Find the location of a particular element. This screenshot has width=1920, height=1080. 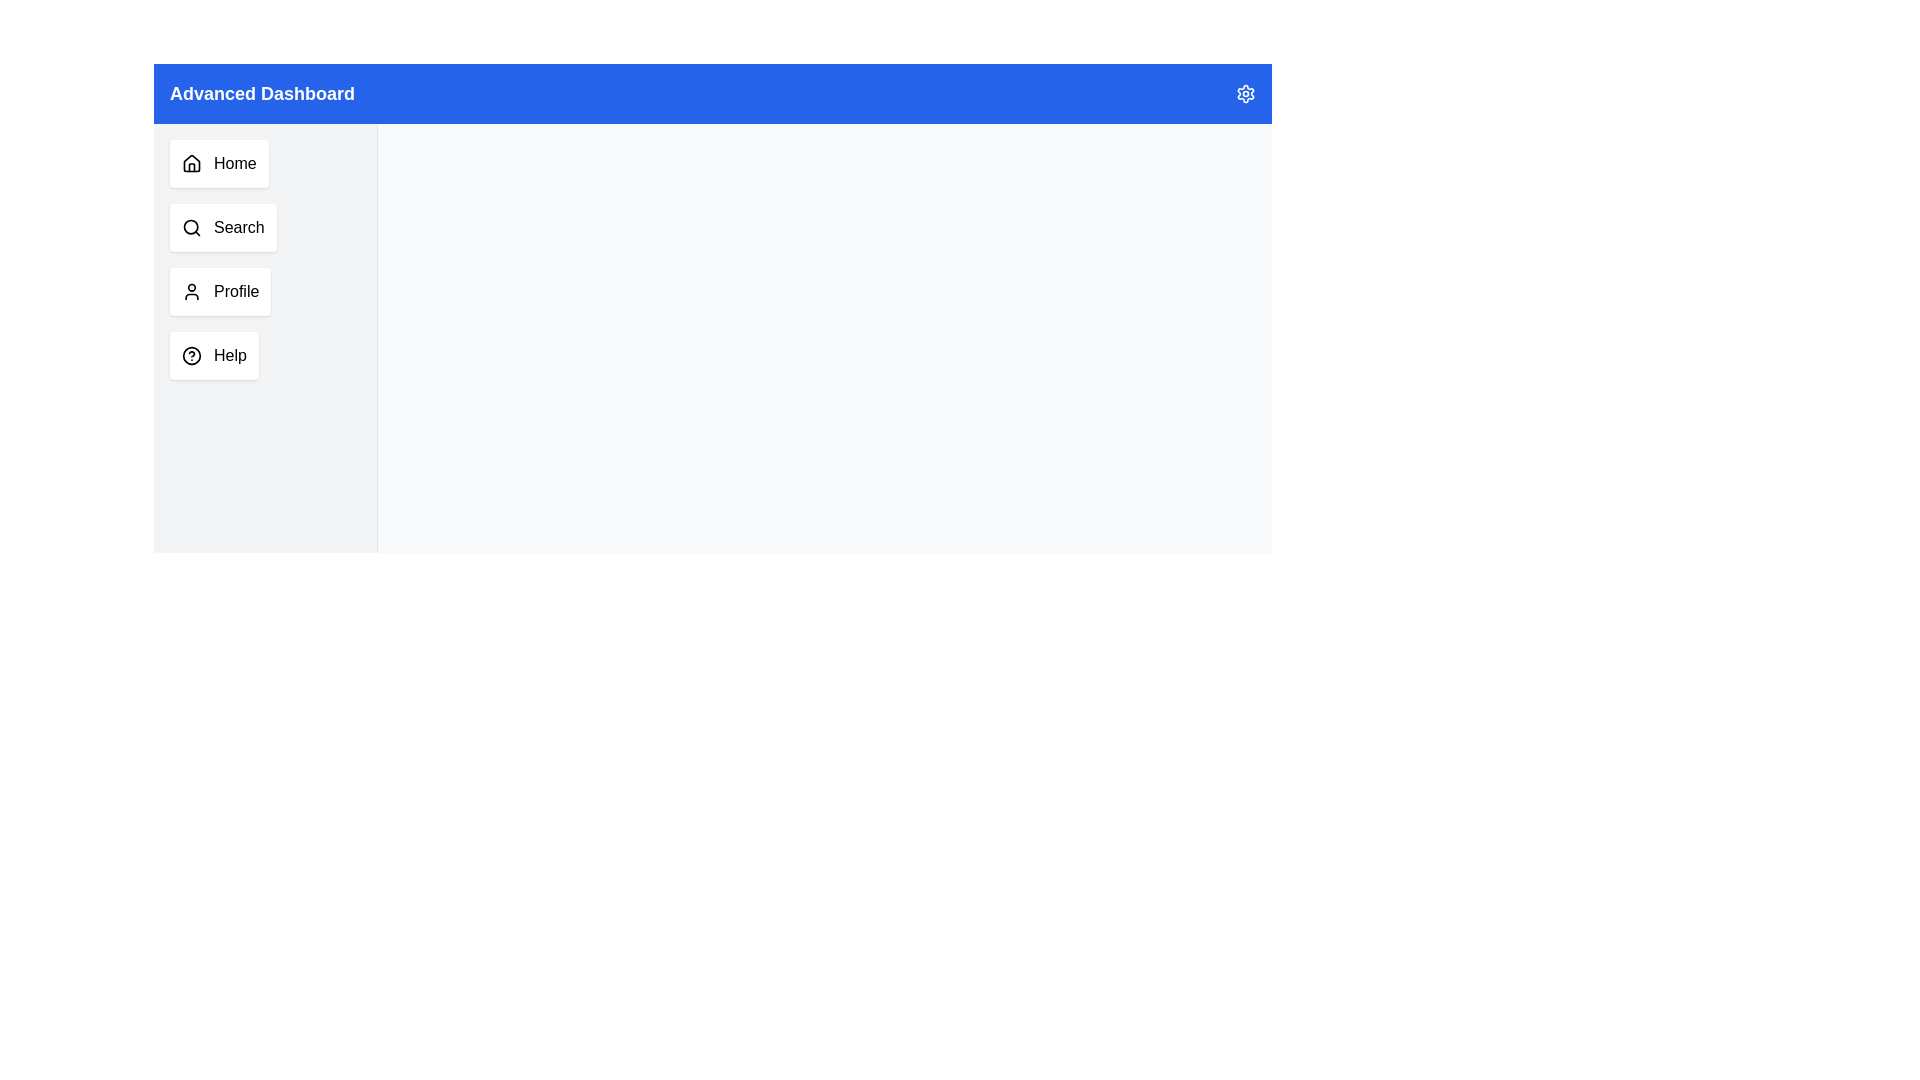

the 'Profile' text label located in the third position of the vertical sidebar button group, which indicates navigation to the user's profile section is located at coordinates (236, 292).